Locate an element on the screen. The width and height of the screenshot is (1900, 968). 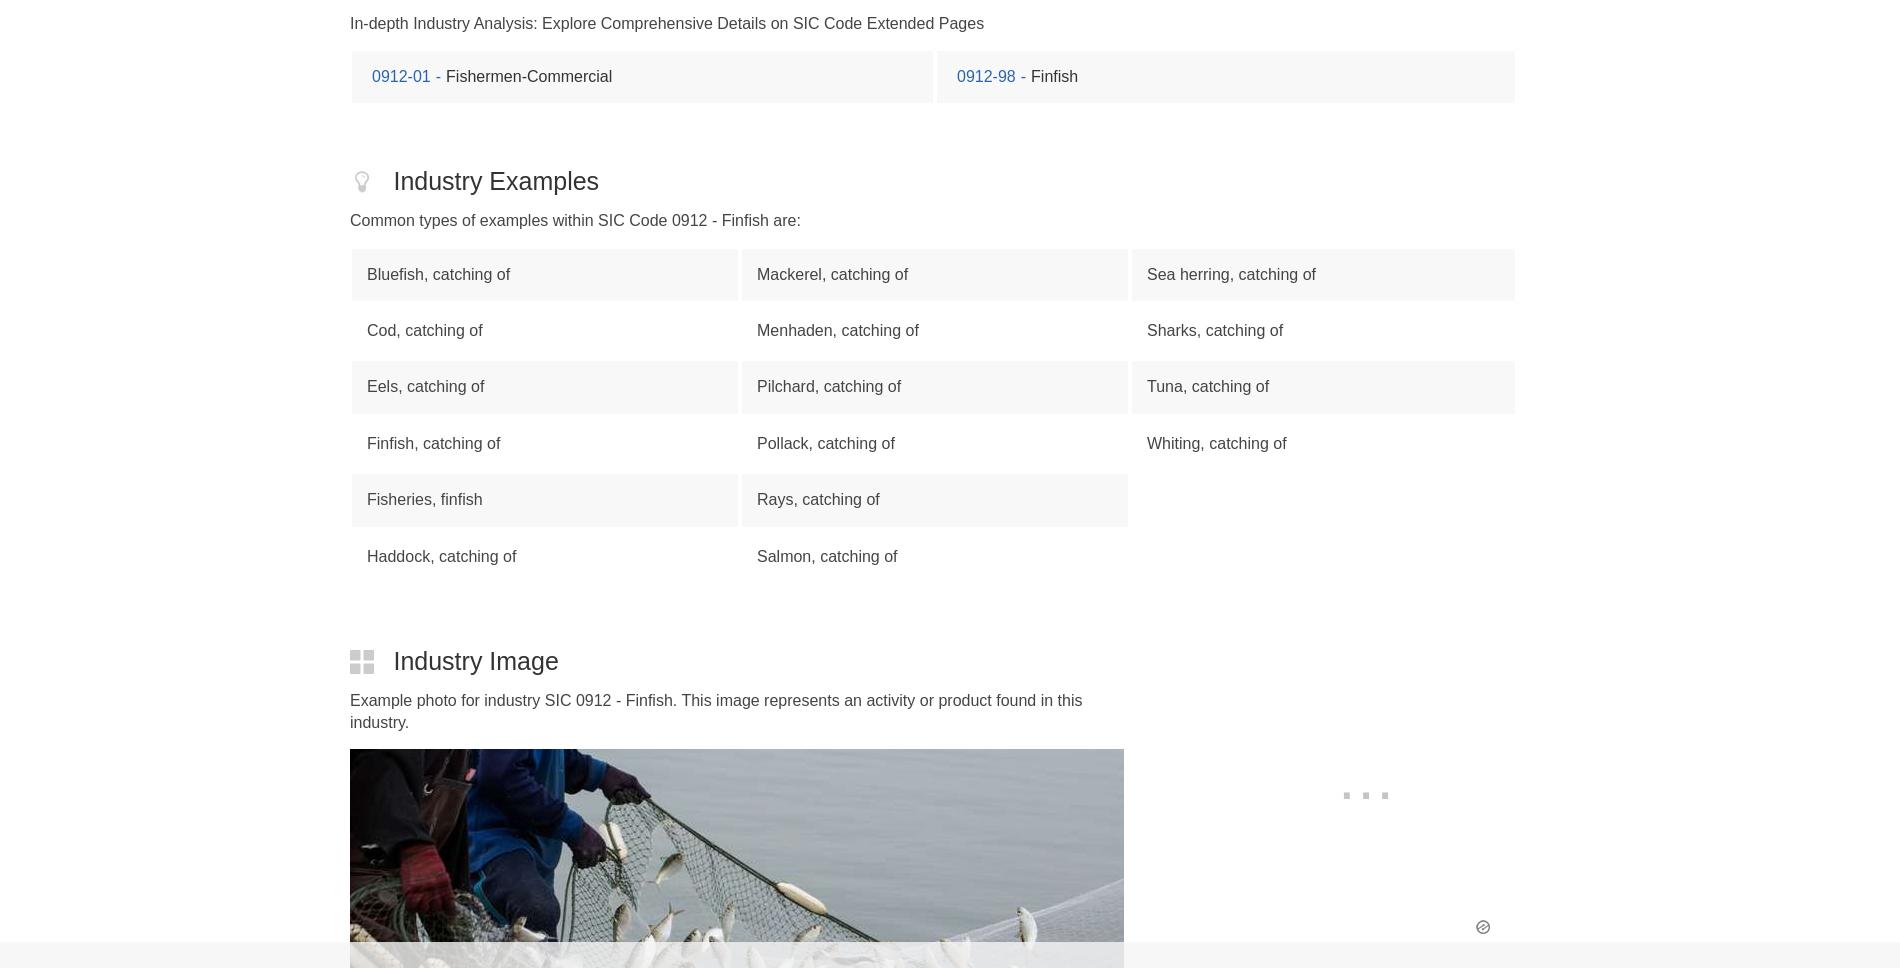
'Tuna, catching of' is located at coordinates (1207, 385).